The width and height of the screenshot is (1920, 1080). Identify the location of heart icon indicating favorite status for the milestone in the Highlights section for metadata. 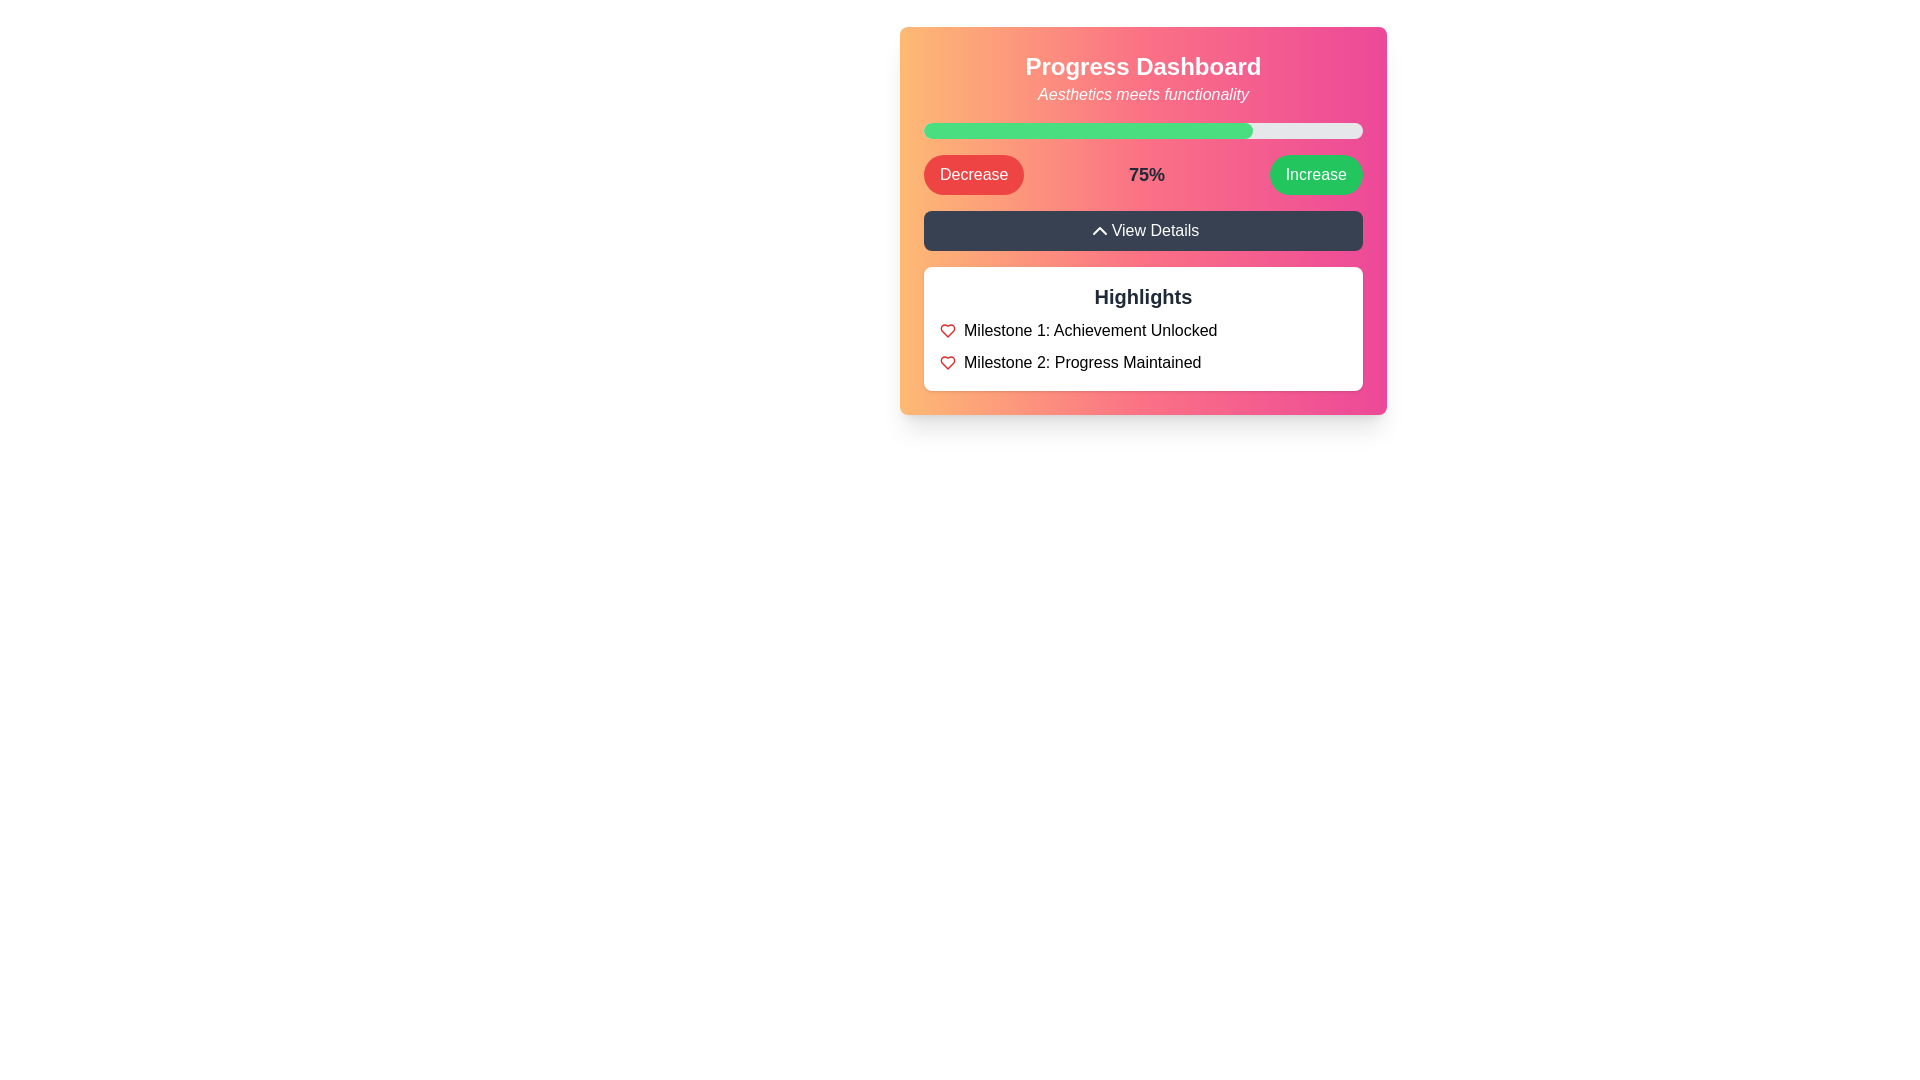
(947, 330).